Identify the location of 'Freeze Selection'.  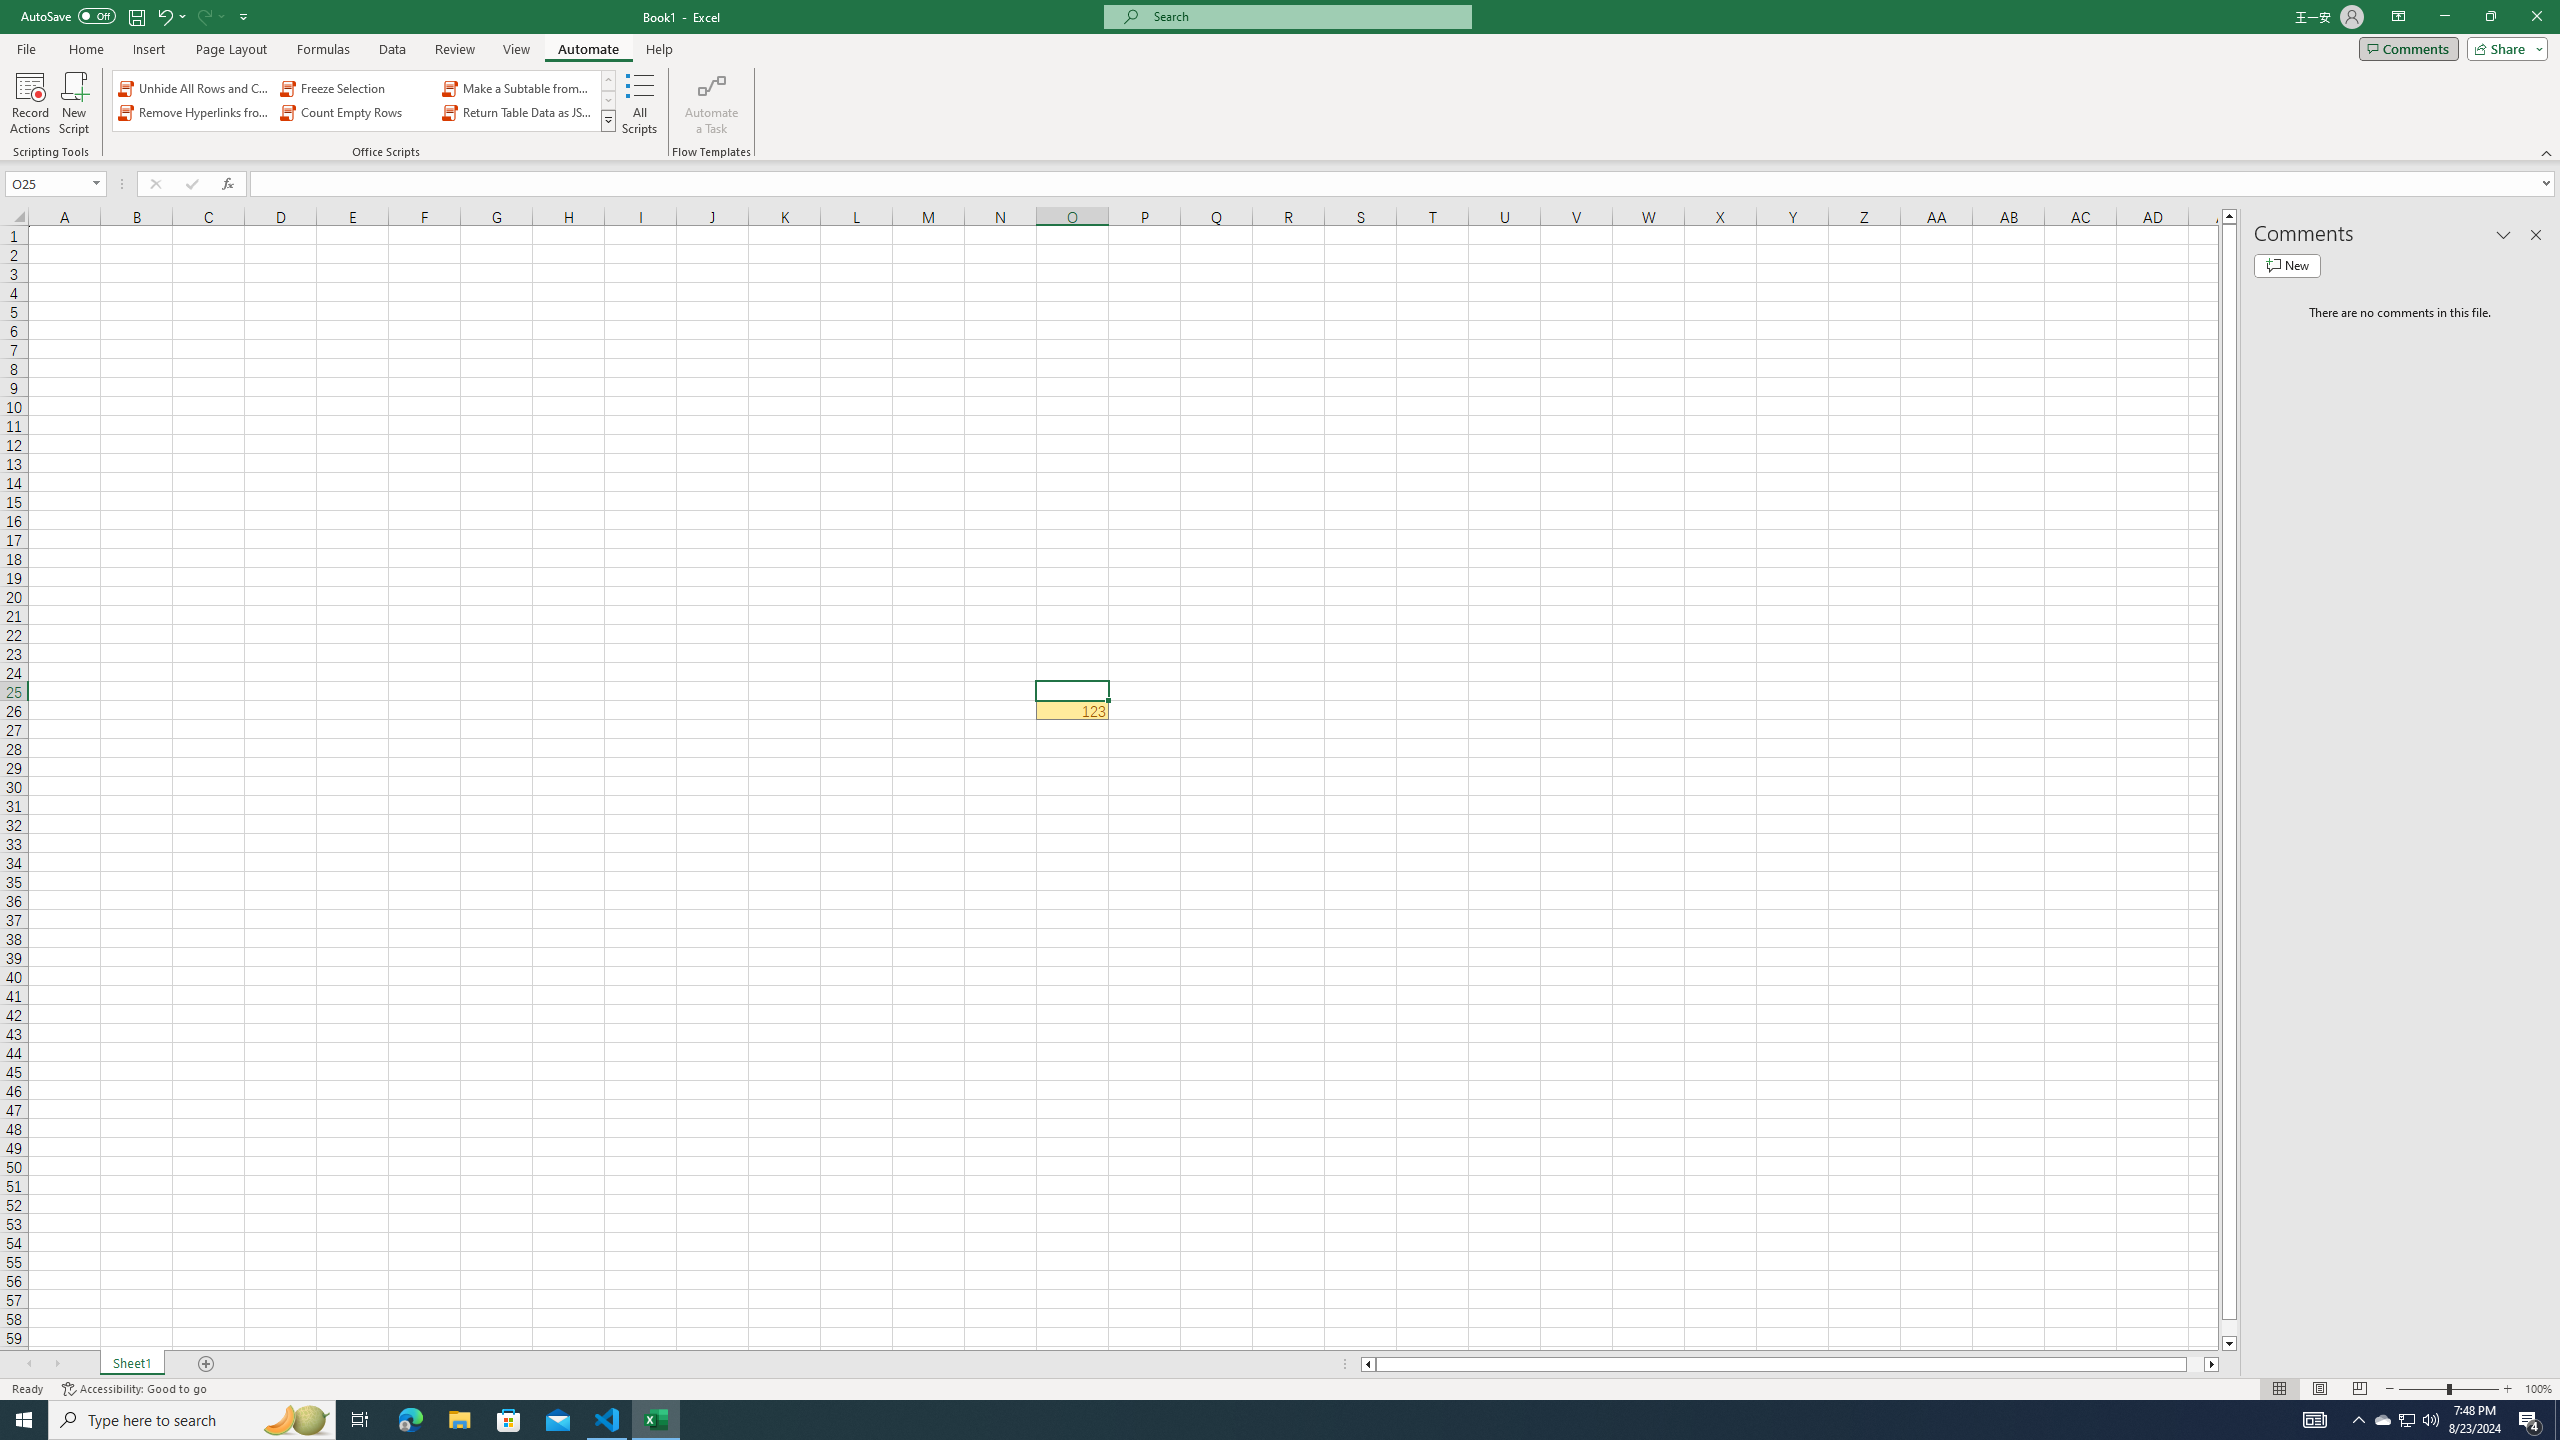
(356, 88).